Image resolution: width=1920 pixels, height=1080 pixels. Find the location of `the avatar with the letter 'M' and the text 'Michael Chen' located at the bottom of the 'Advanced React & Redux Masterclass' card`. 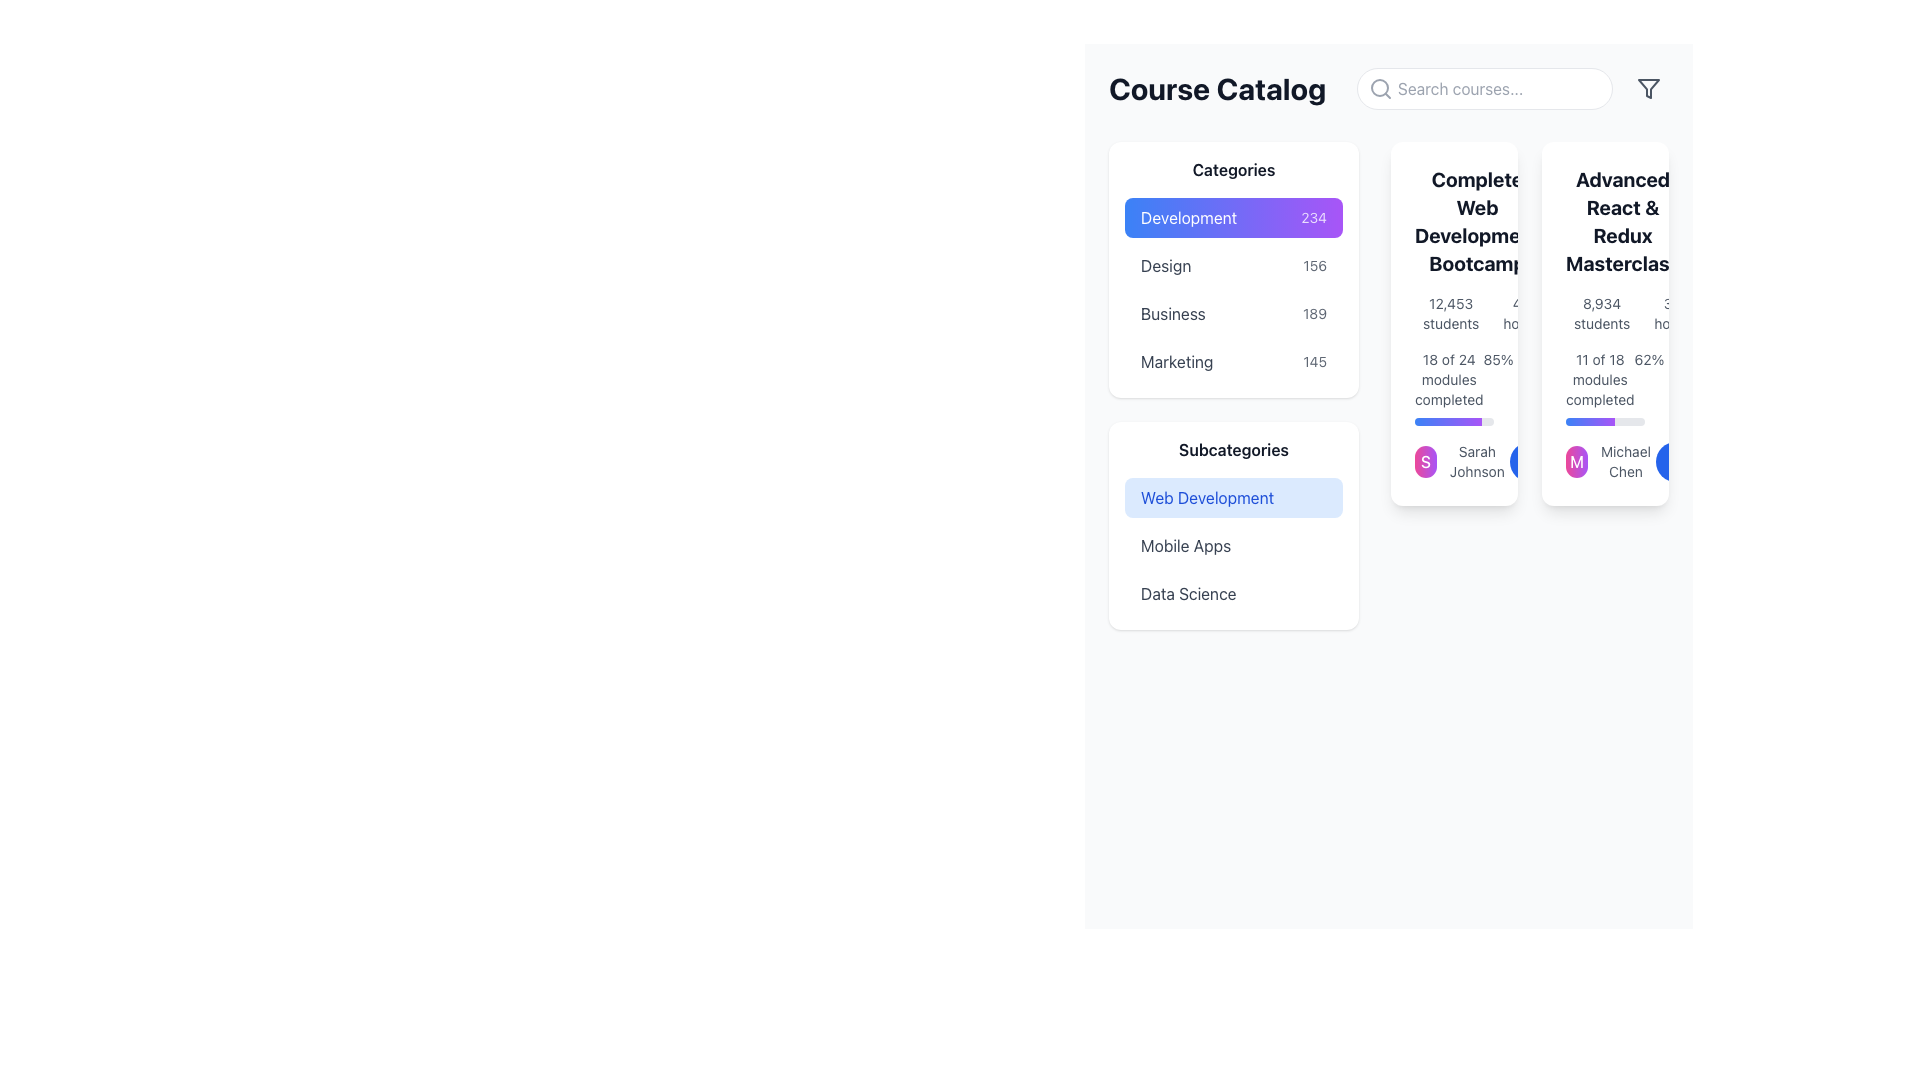

the avatar with the letter 'M' and the text 'Michael Chen' located at the bottom of the 'Advanced React & Redux Masterclass' card is located at coordinates (1605, 462).